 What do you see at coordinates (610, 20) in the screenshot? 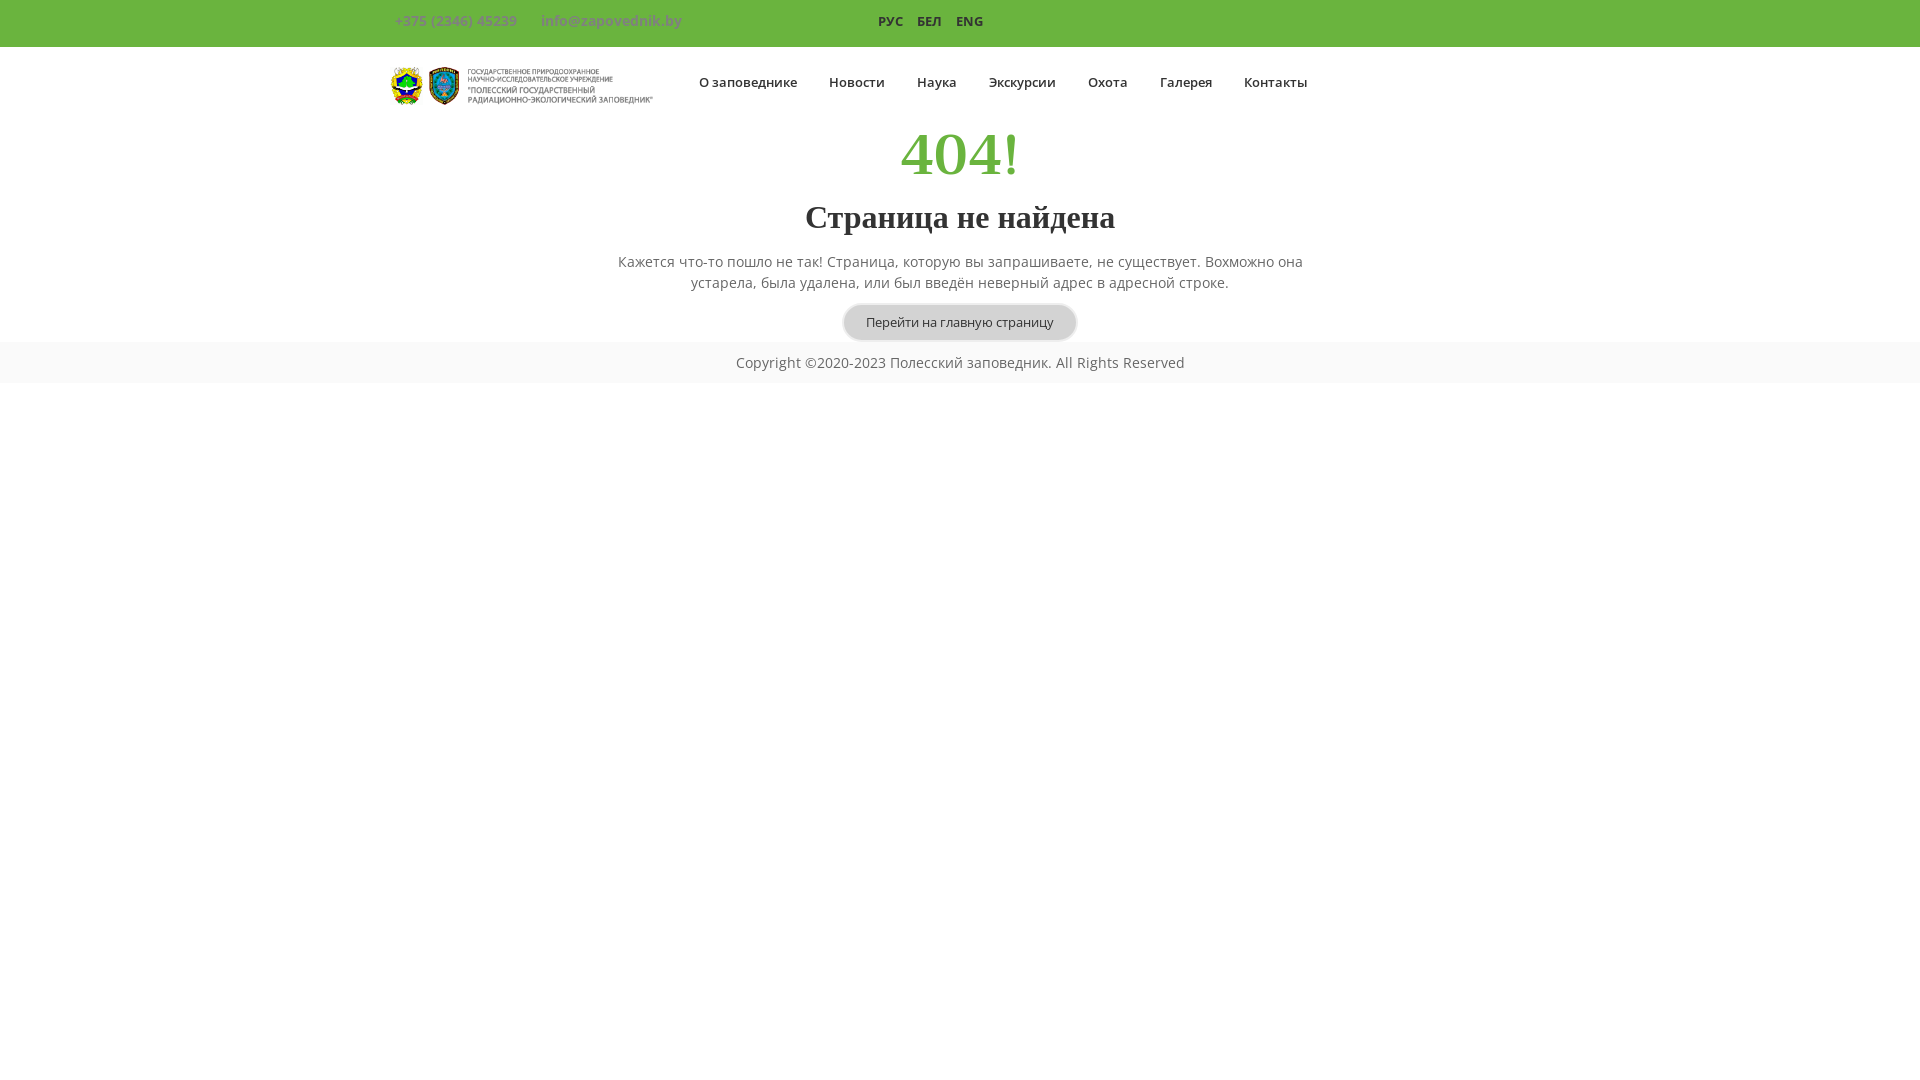
I see `'info@zapovednik.by'` at bounding box center [610, 20].